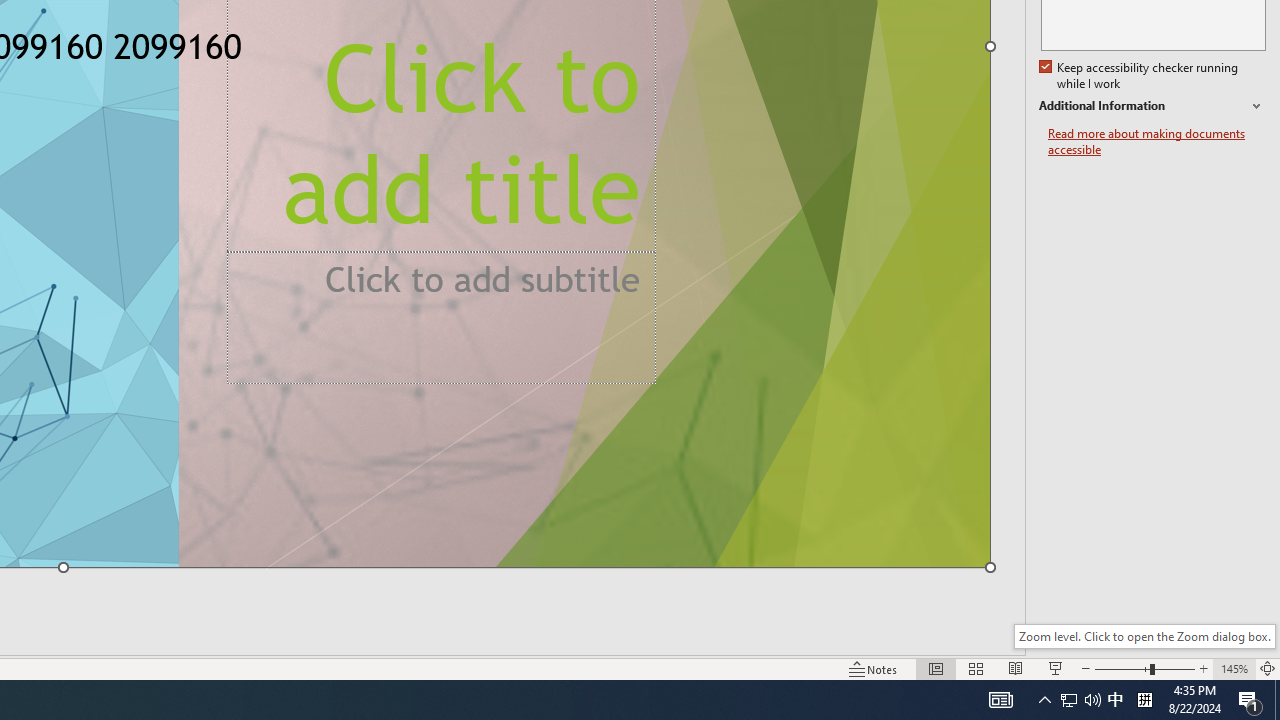 The width and height of the screenshot is (1280, 720). Describe the element at coordinates (1140, 75) in the screenshot. I see `'Keep accessibility checker running while I work'` at that location.